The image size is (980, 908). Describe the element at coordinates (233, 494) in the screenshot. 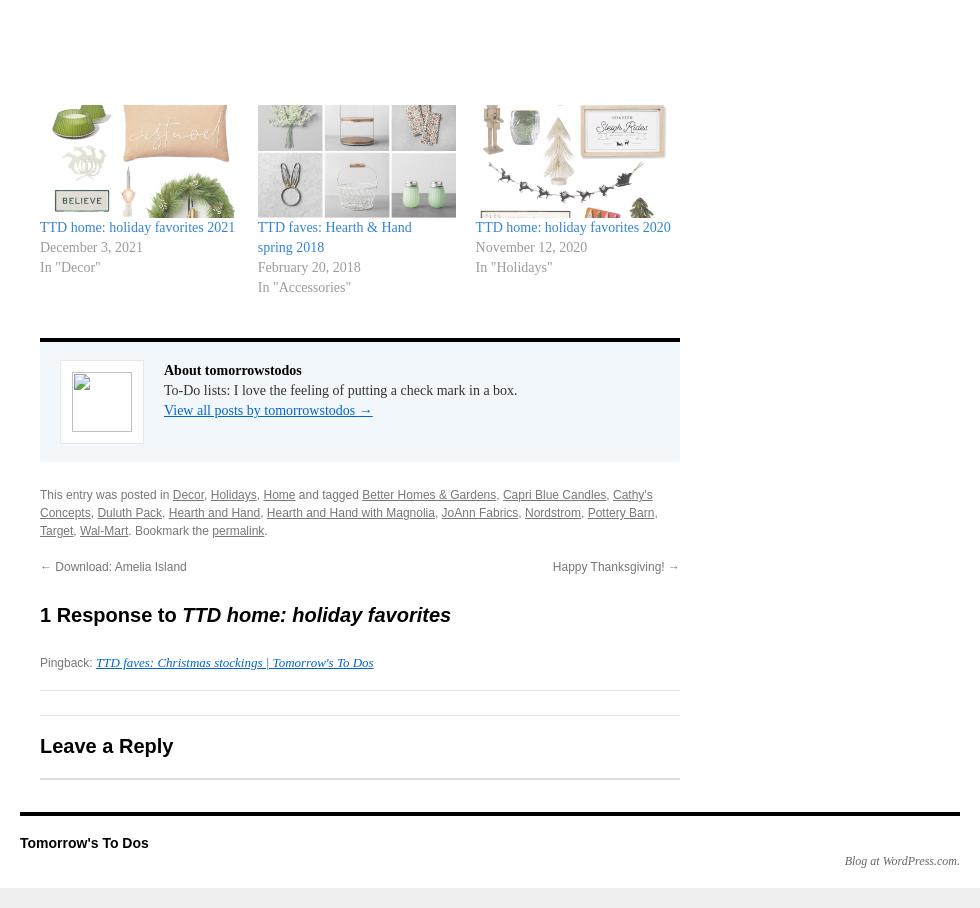

I see `'Holidays'` at that location.